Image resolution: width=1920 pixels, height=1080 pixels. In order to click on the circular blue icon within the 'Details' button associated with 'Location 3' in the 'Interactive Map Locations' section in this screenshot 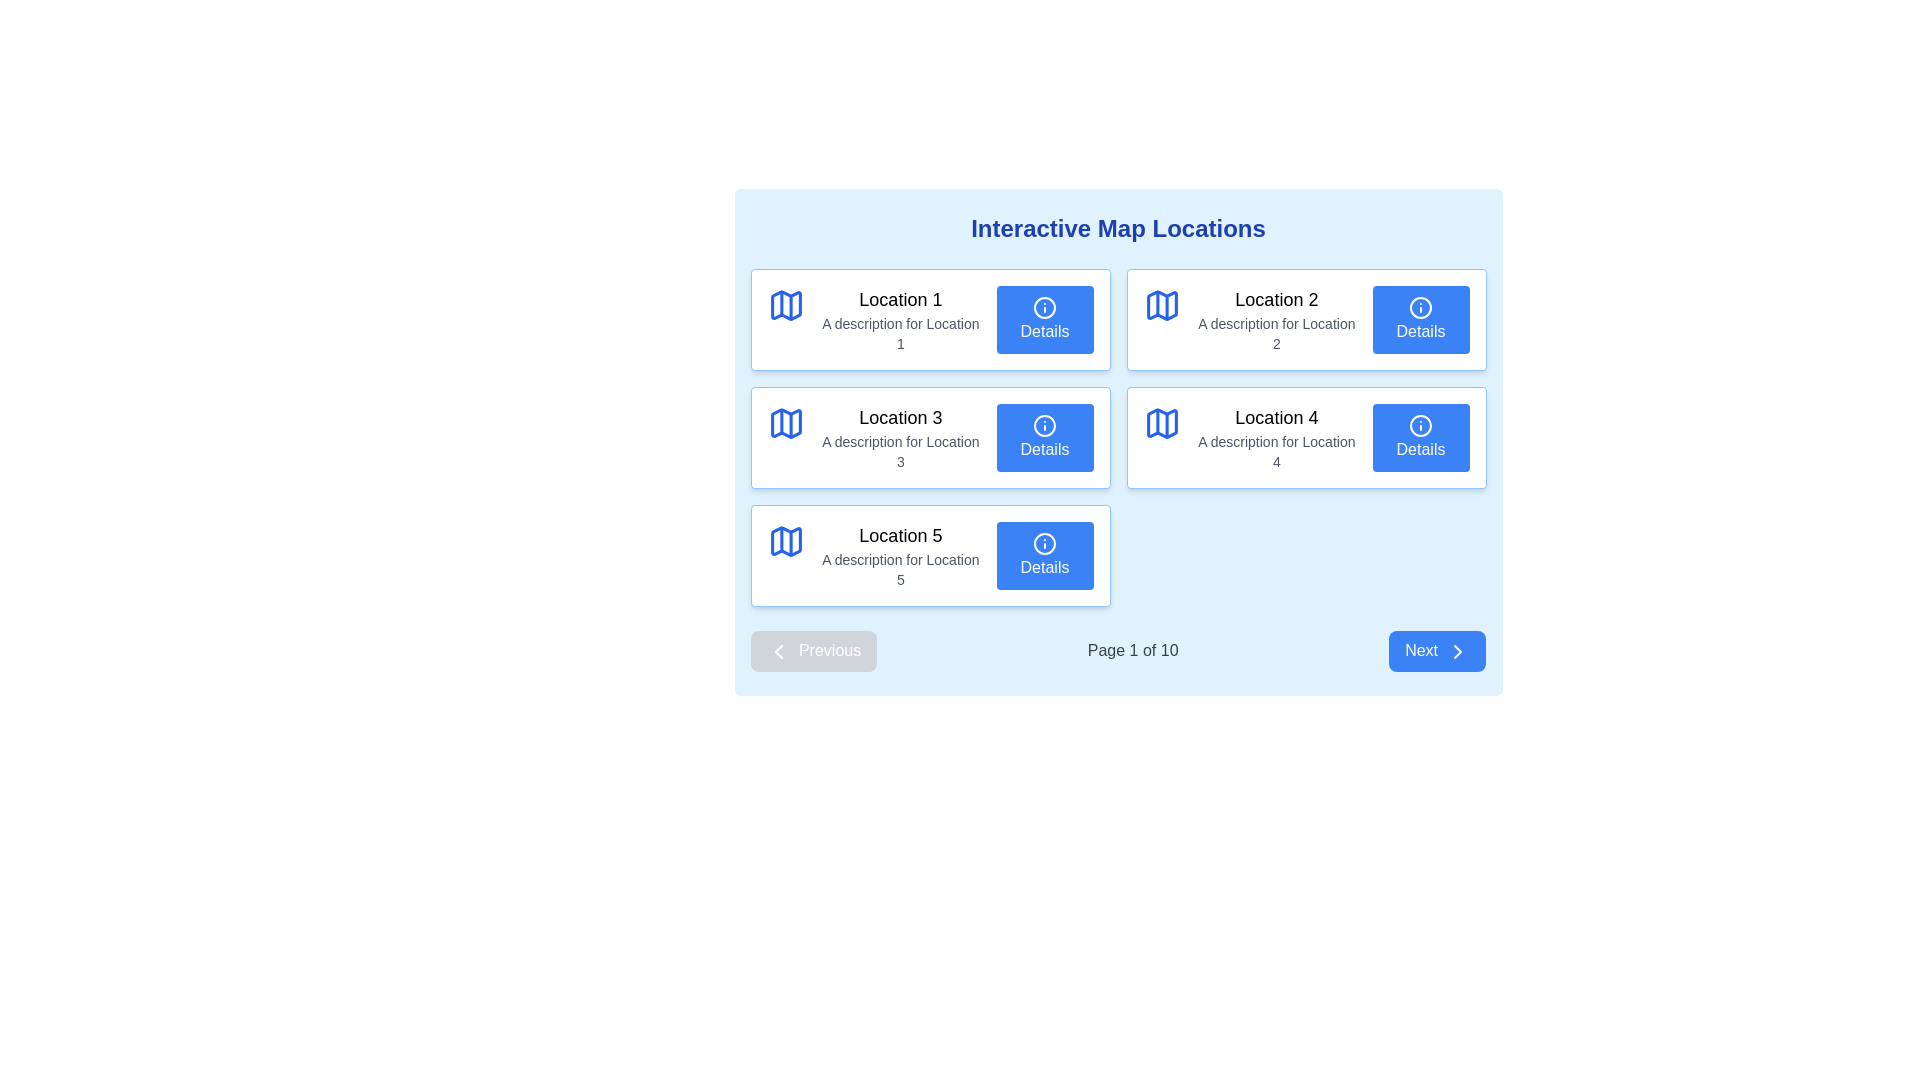, I will do `click(1044, 425)`.